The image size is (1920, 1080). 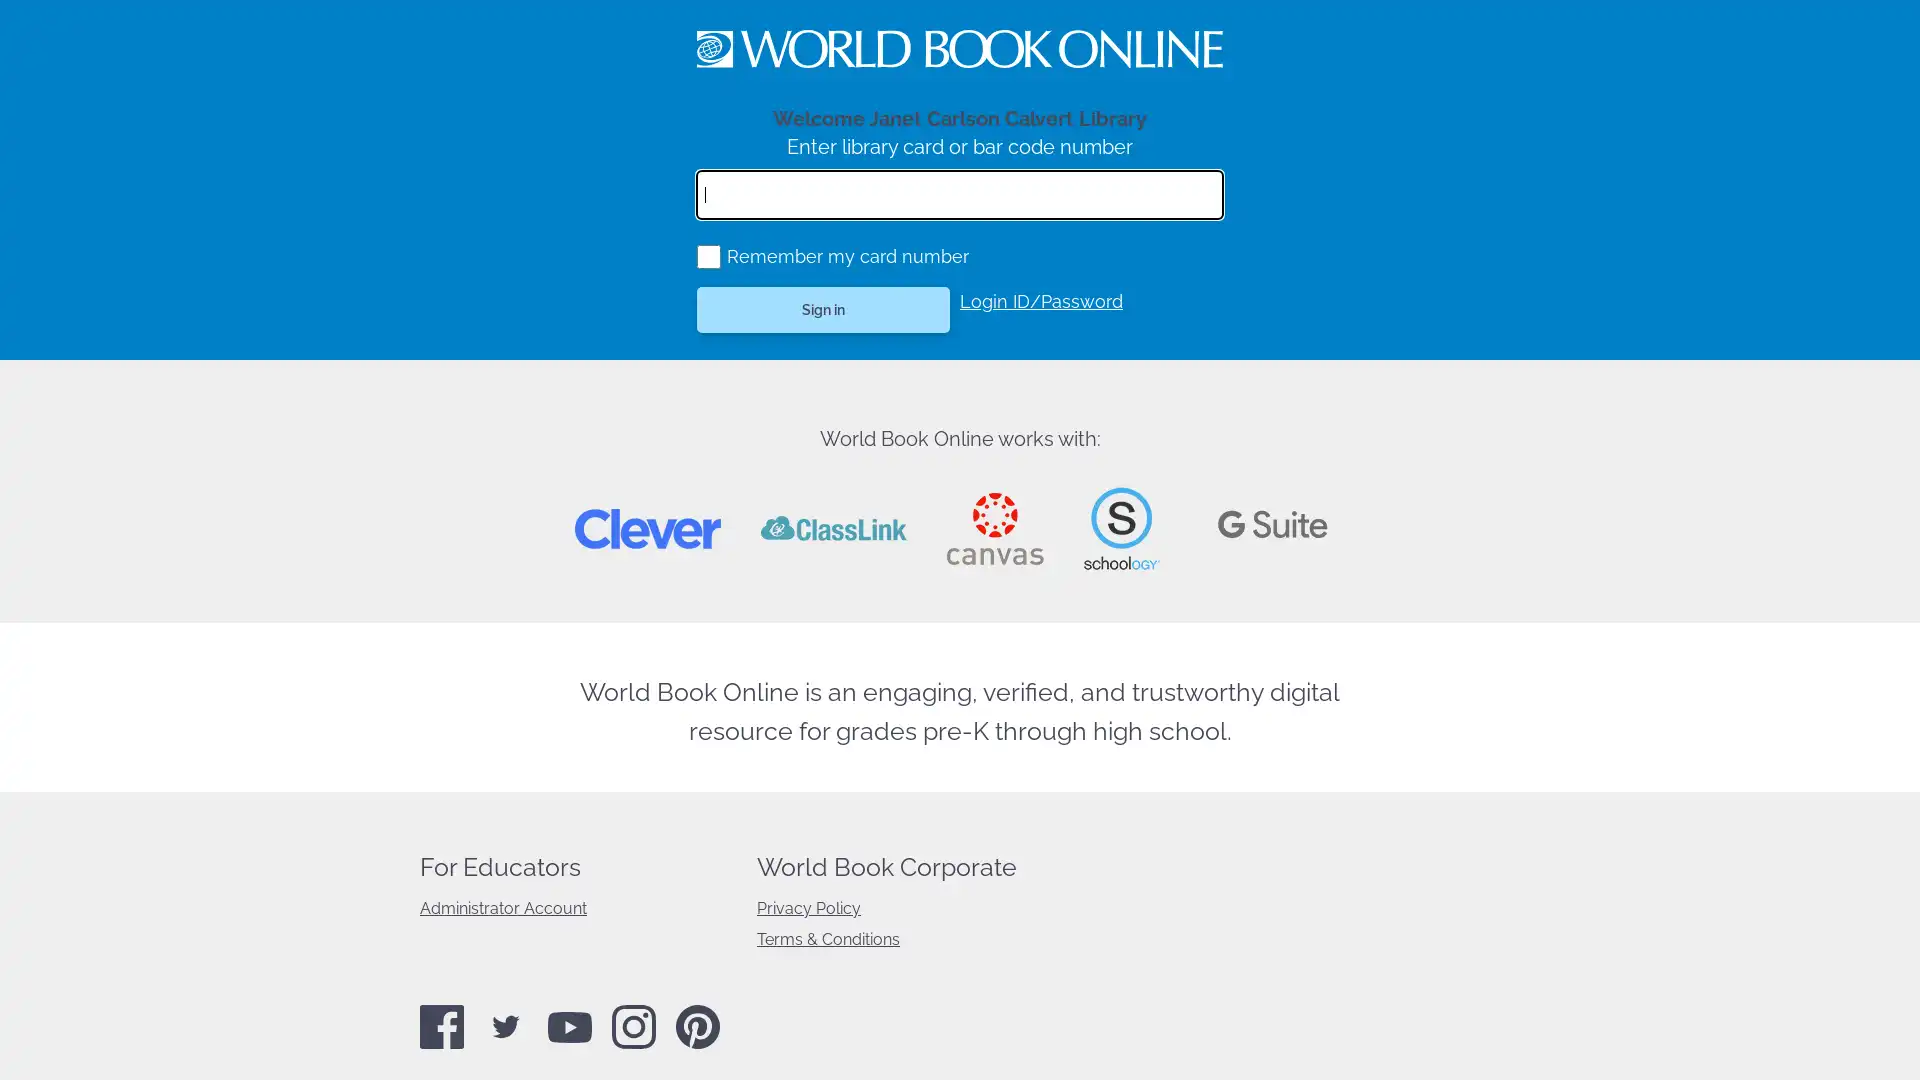 I want to click on Sign in, so click(x=823, y=309).